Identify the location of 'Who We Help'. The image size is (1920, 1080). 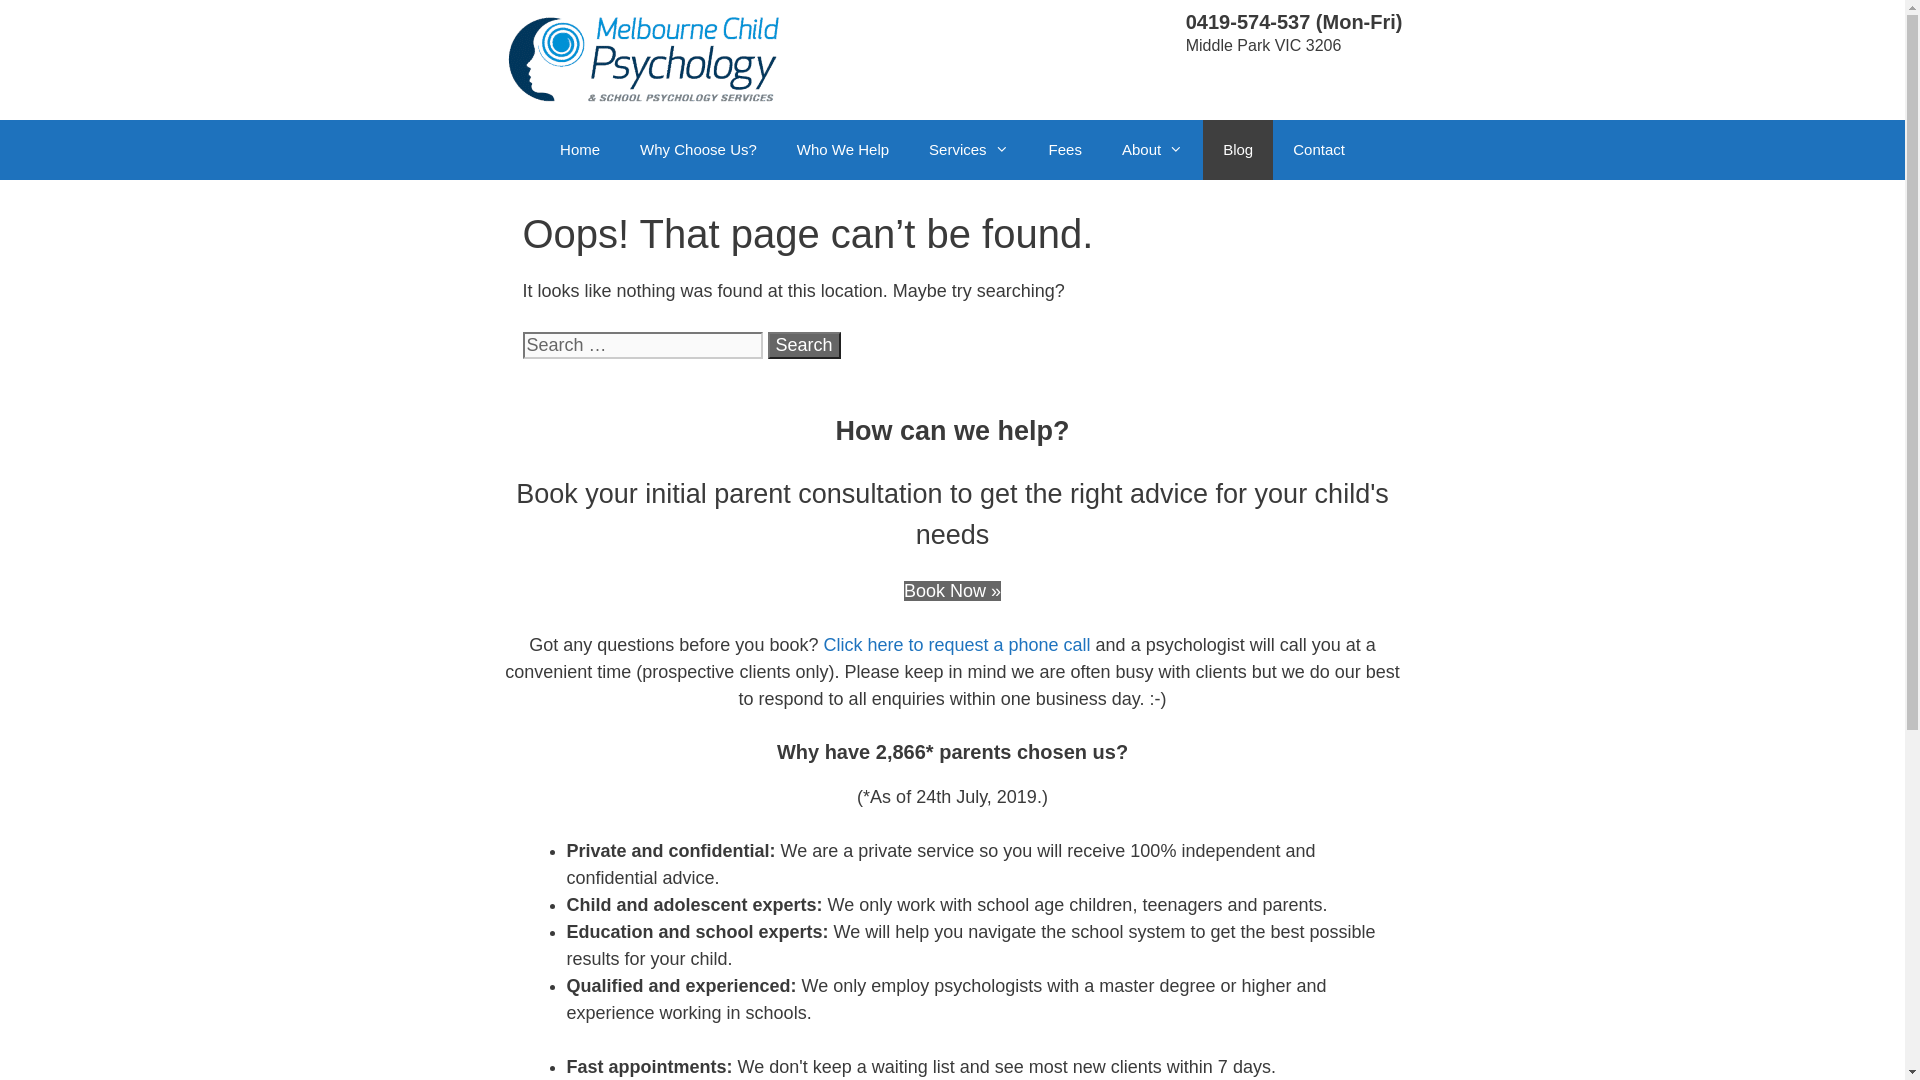
(843, 149).